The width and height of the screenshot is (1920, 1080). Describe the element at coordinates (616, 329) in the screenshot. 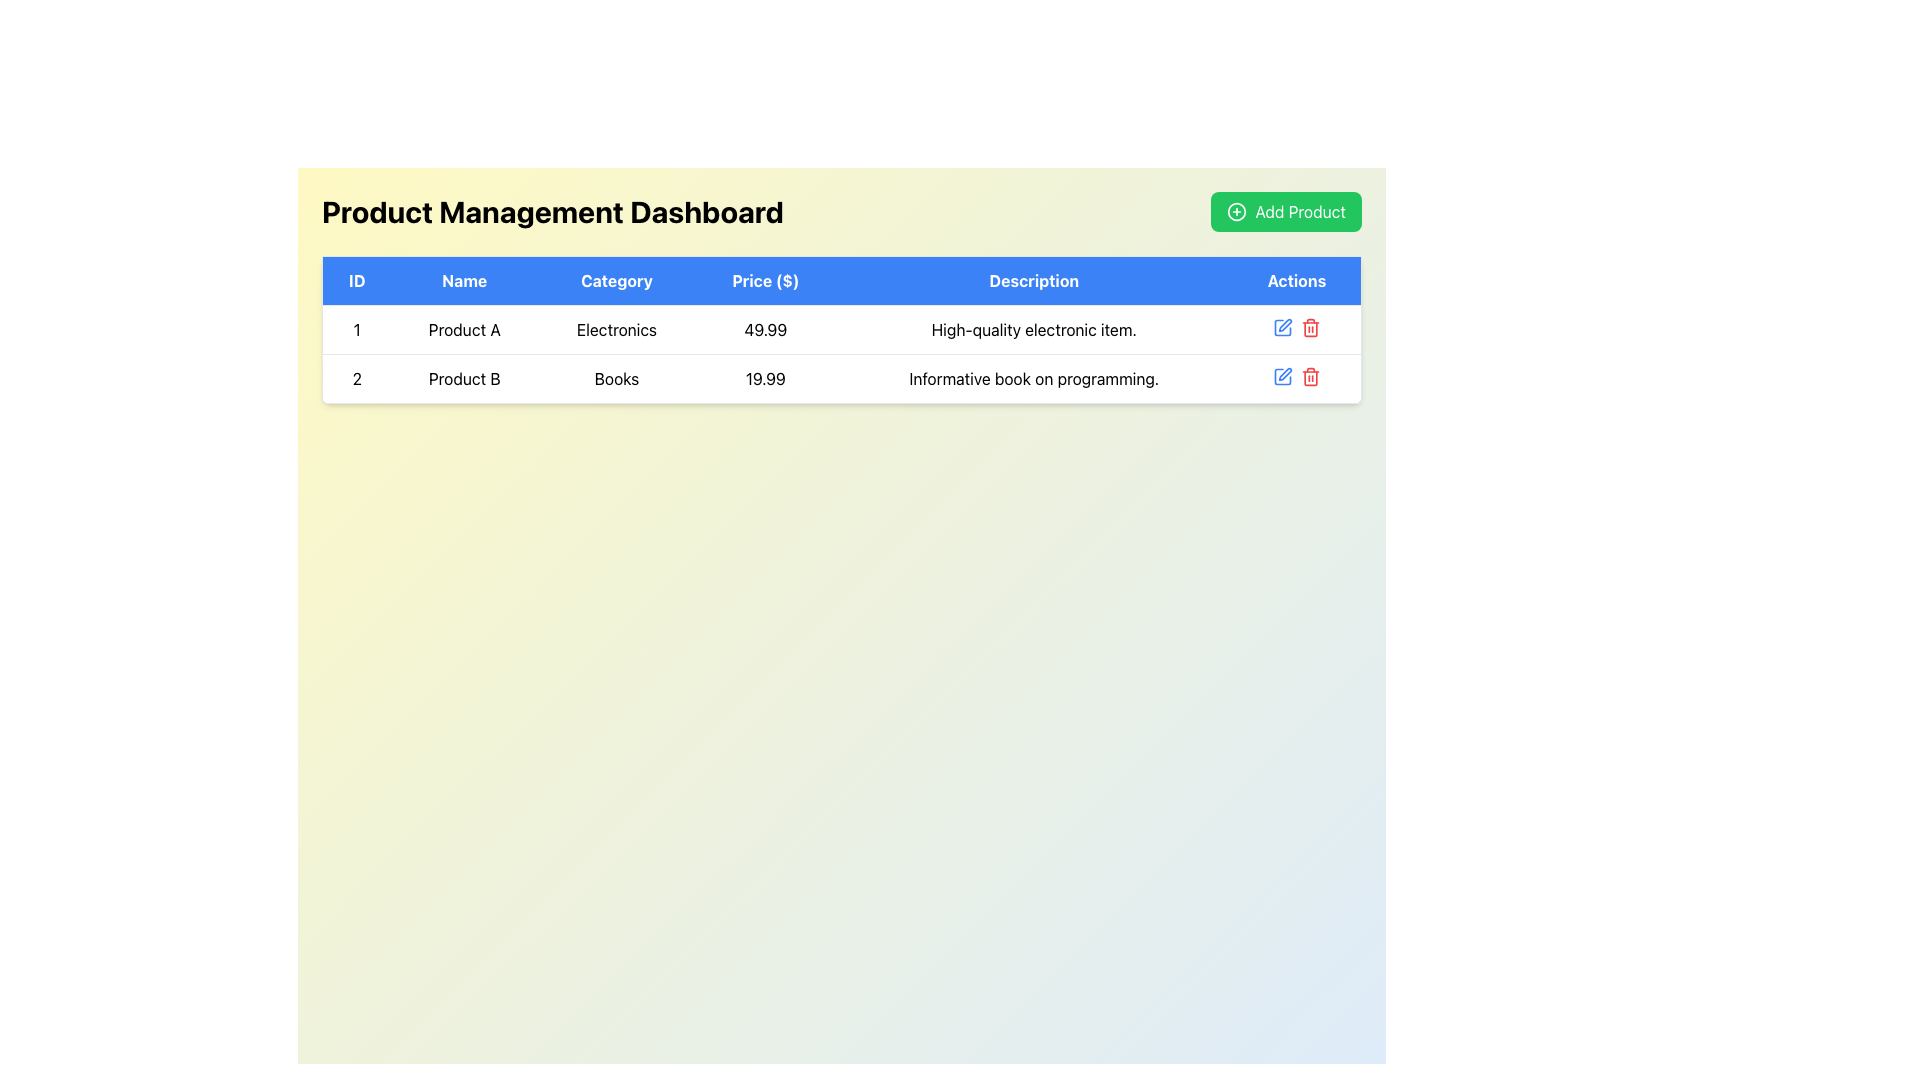

I see `text content of the table cell displaying 'Electronics' in the 'Category' column of the first row` at that location.